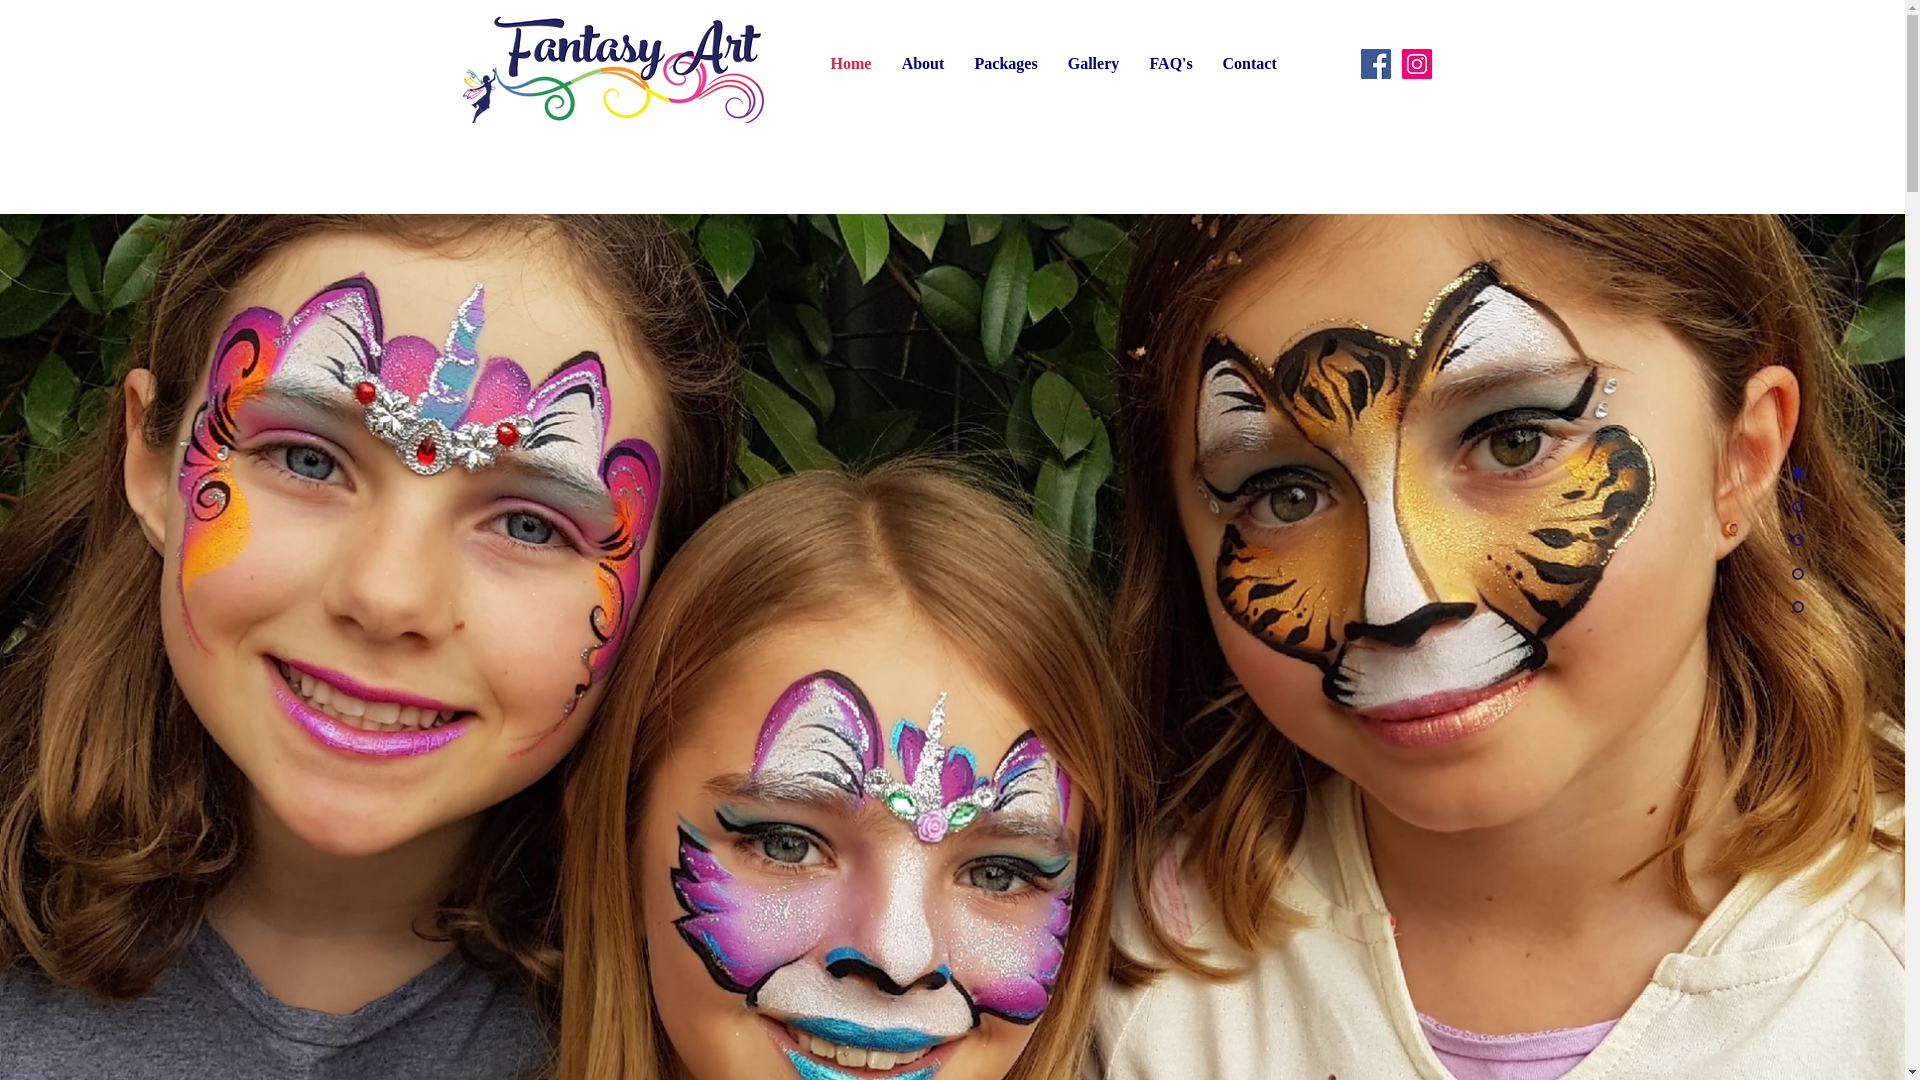 This screenshot has width=1920, height=1080. Describe the element at coordinates (1006, 63) in the screenshot. I see `'Packages'` at that location.